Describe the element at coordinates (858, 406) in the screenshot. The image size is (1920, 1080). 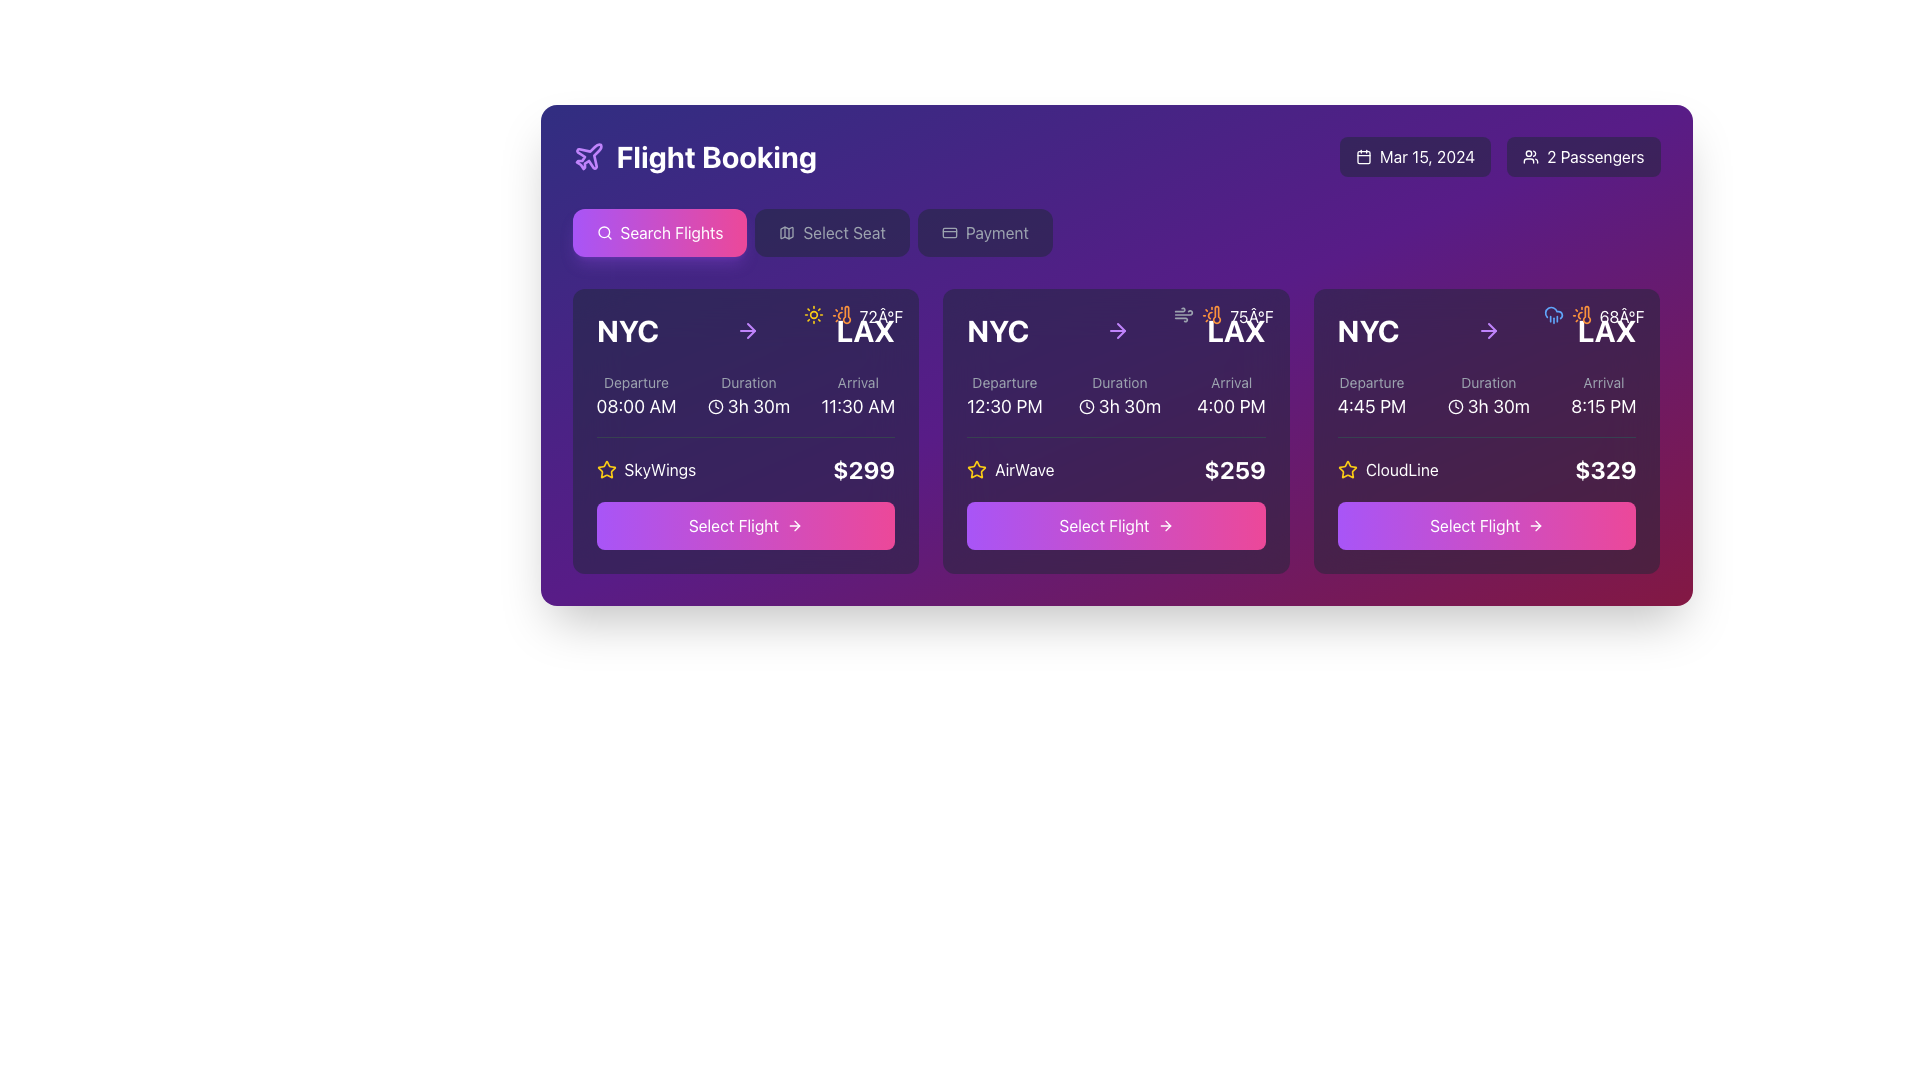
I see `the Text label that displays the arrival time for the flight, positioned beneath the 'Arrival' label in the bottom section of the first flight card` at that location.